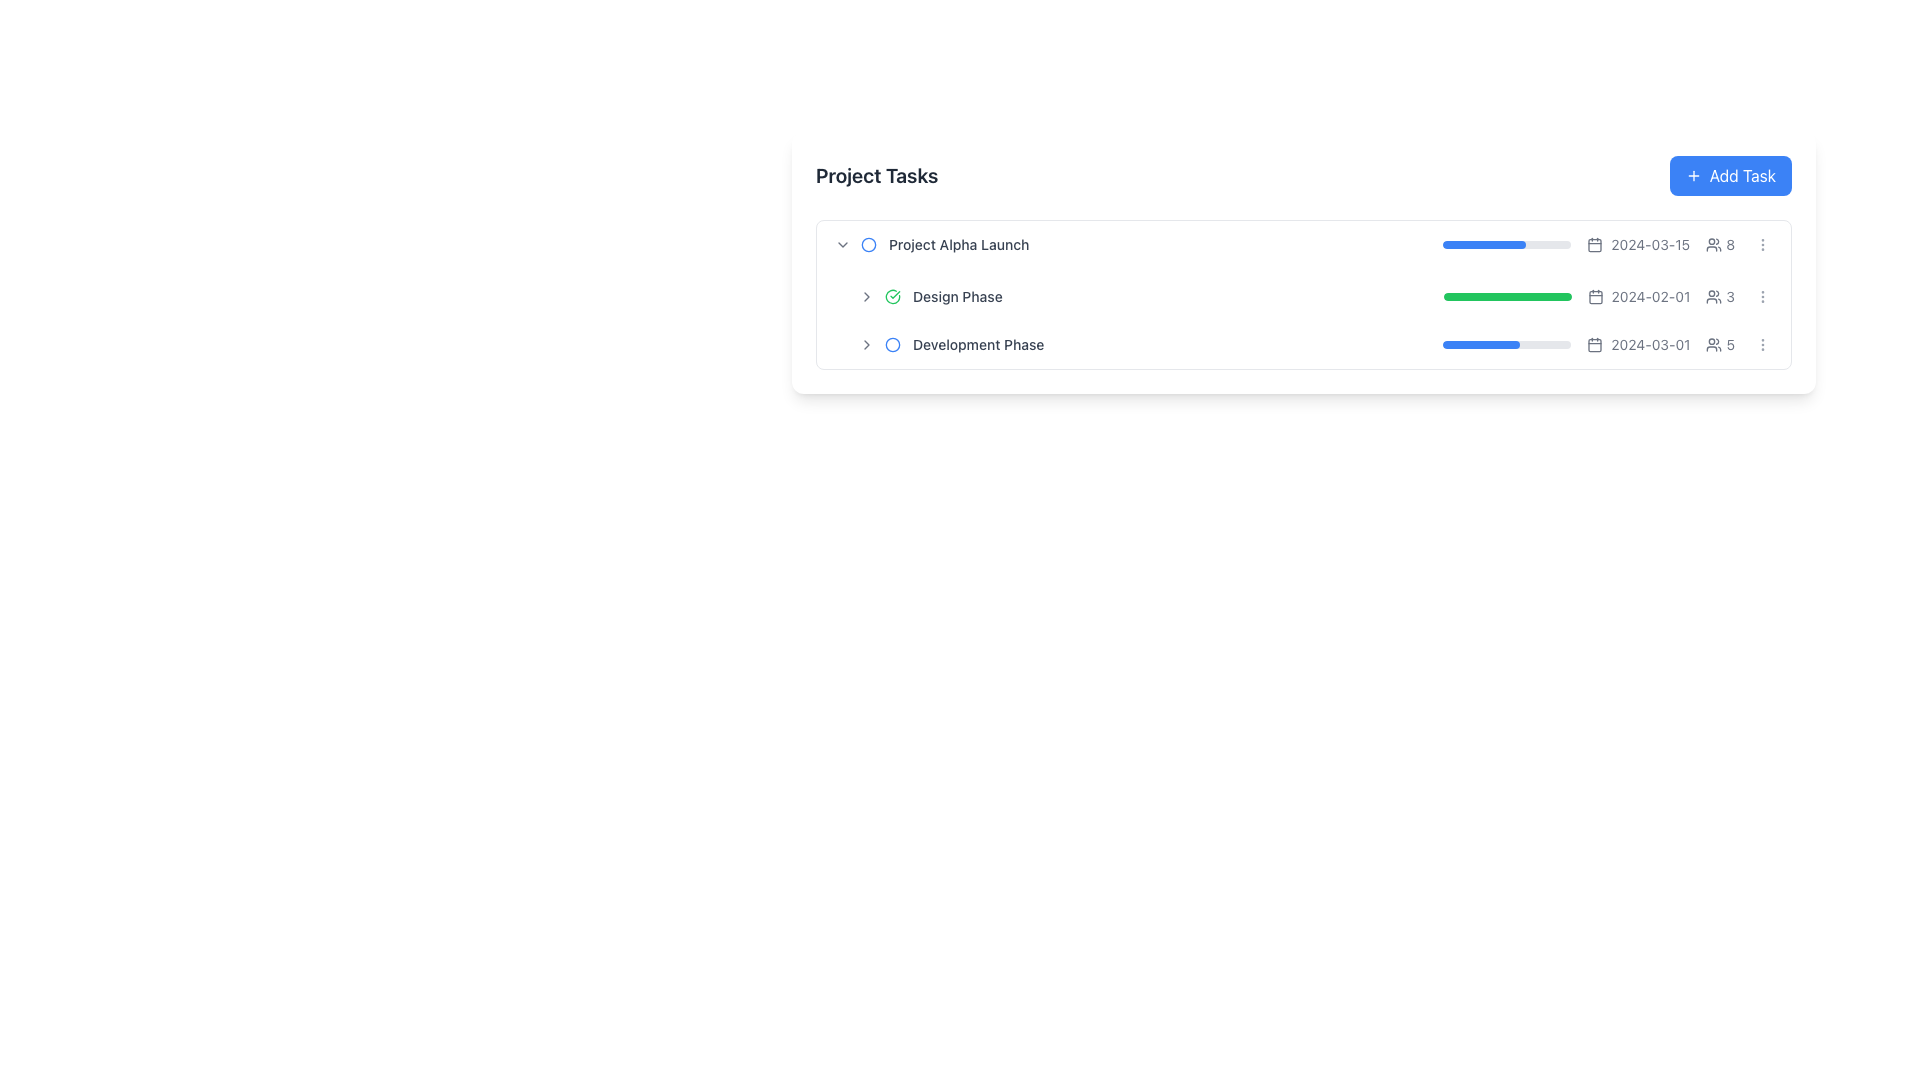 The image size is (1920, 1080). What do you see at coordinates (956, 297) in the screenshot?
I see `the Text label that indicates a task related to the design phase in the project management context, positioned to the right of a completion icon and part of a hierarchical list under 'Project Alpha Launch'` at bounding box center [956, 297].